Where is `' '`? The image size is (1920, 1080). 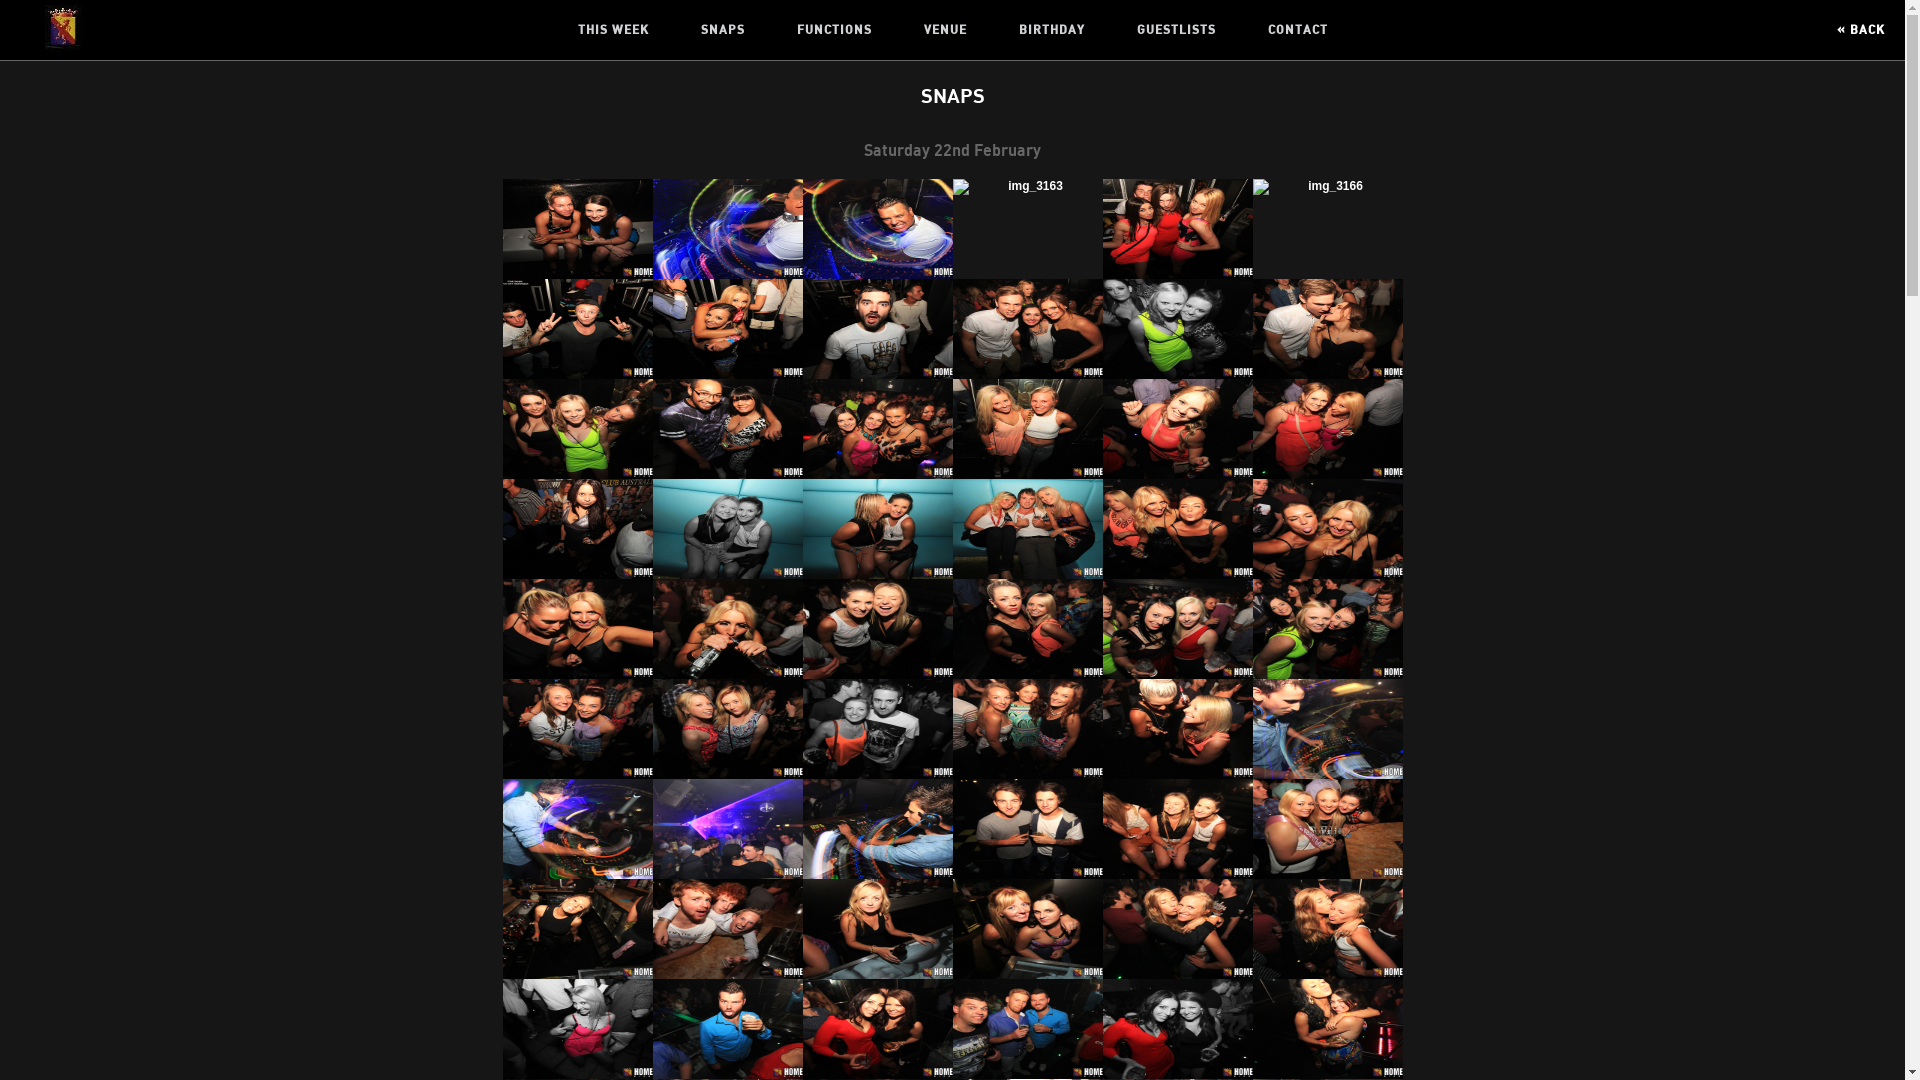
' ' is located at coordinates (1027, 829).